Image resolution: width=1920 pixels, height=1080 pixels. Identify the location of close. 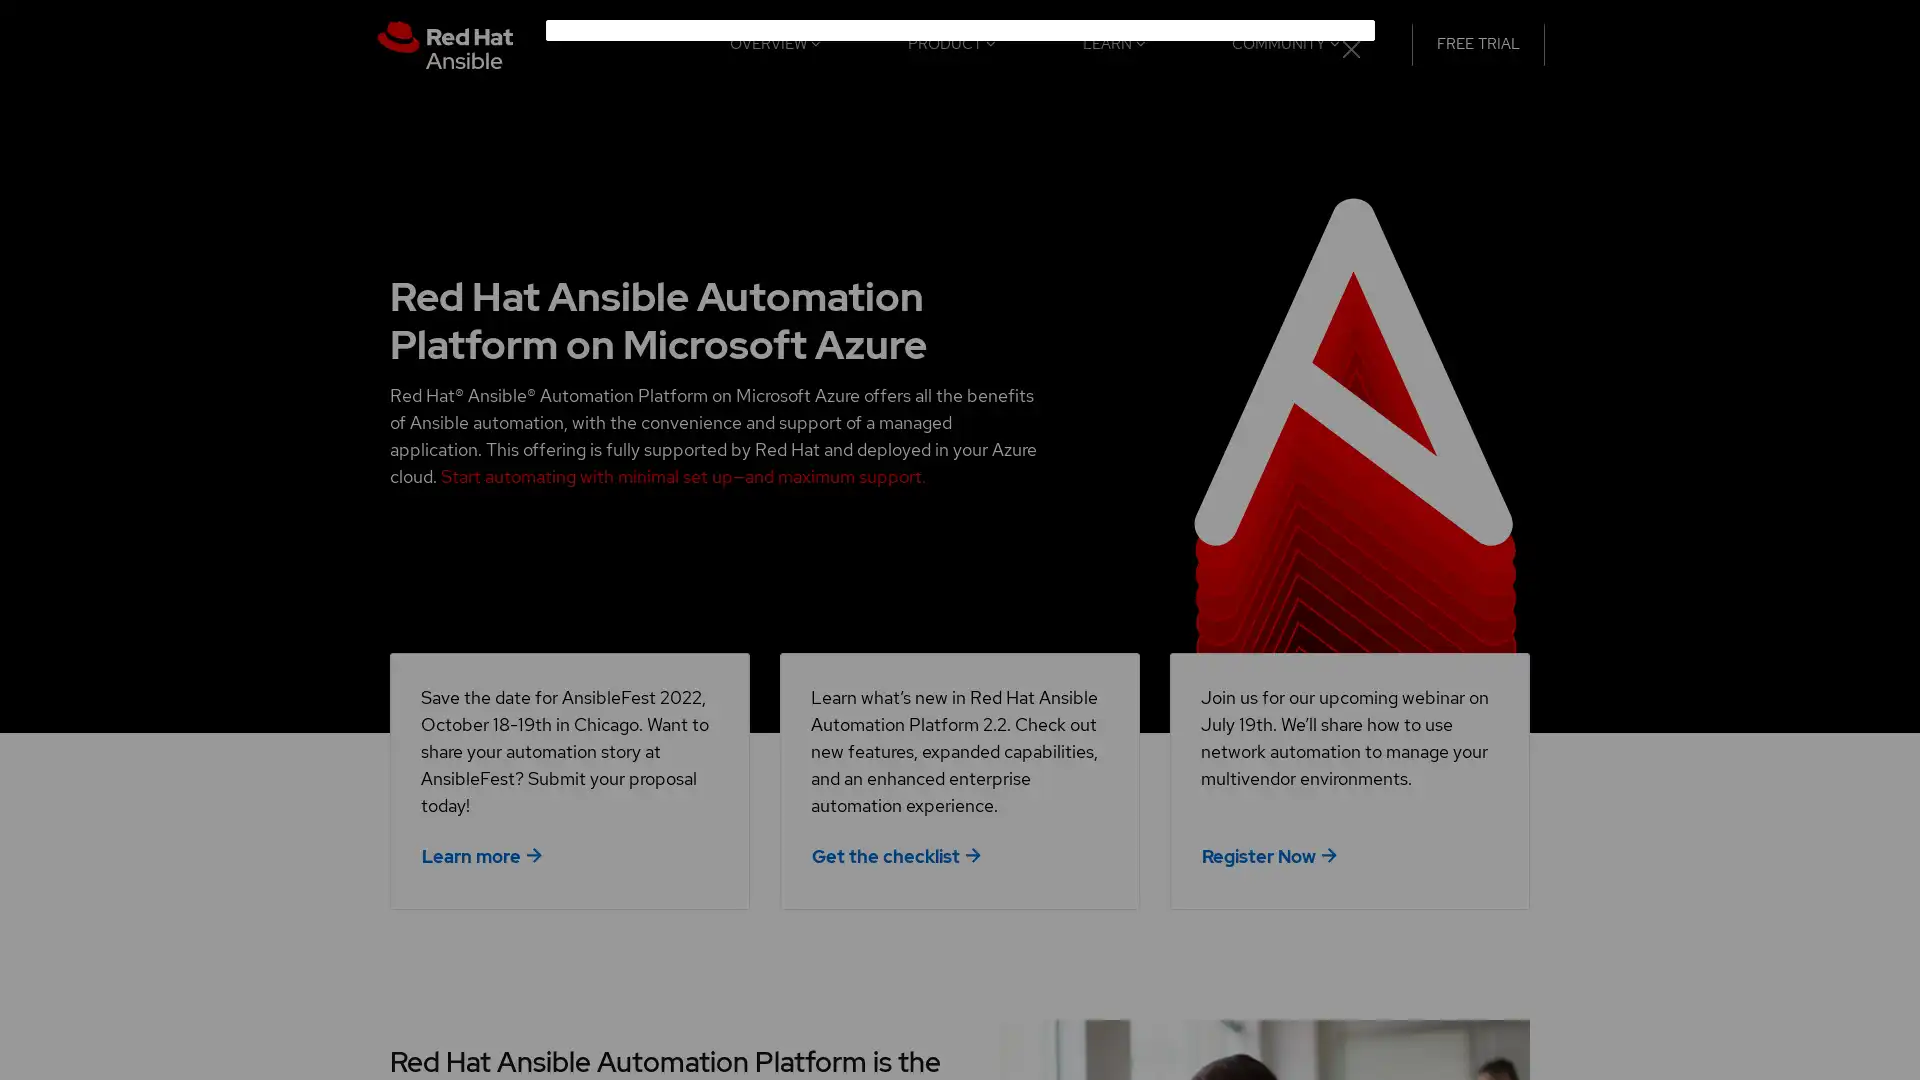
(1350, 46).